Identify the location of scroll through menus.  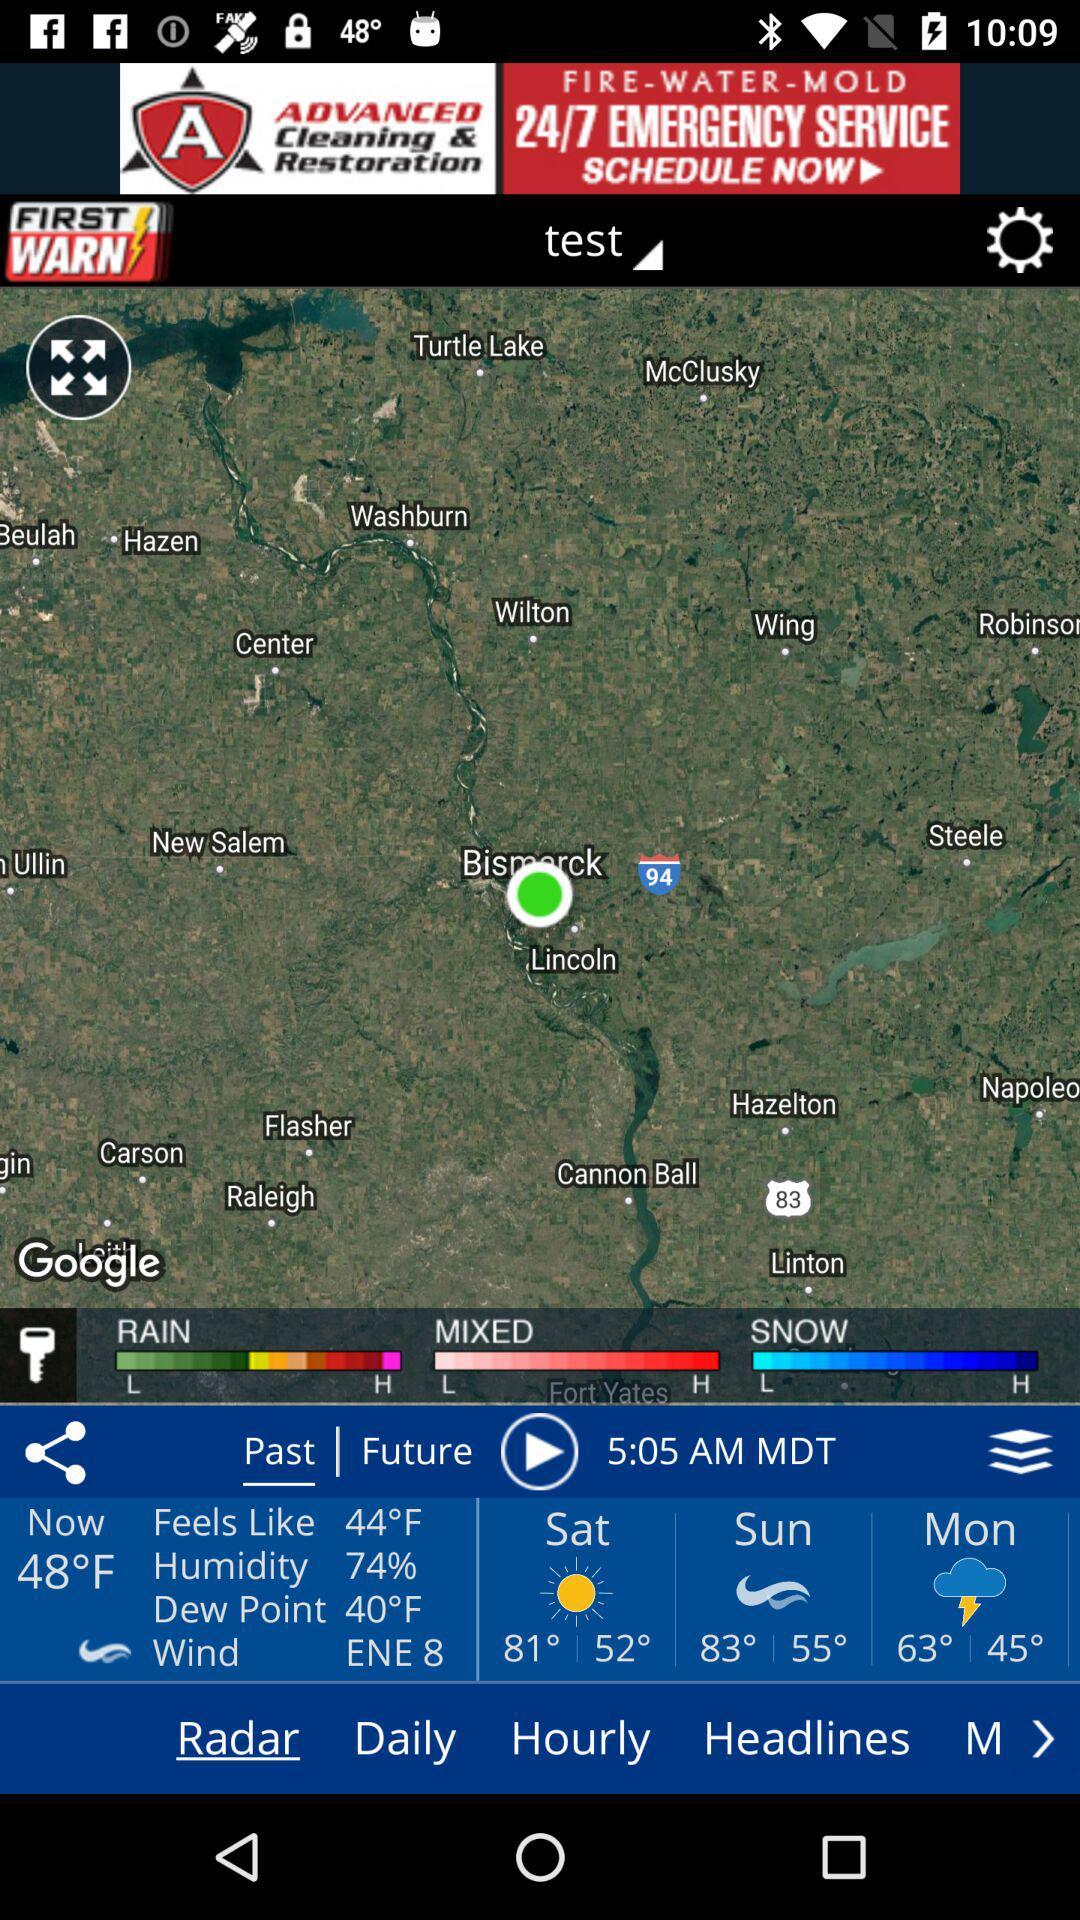
(1042, 1737).